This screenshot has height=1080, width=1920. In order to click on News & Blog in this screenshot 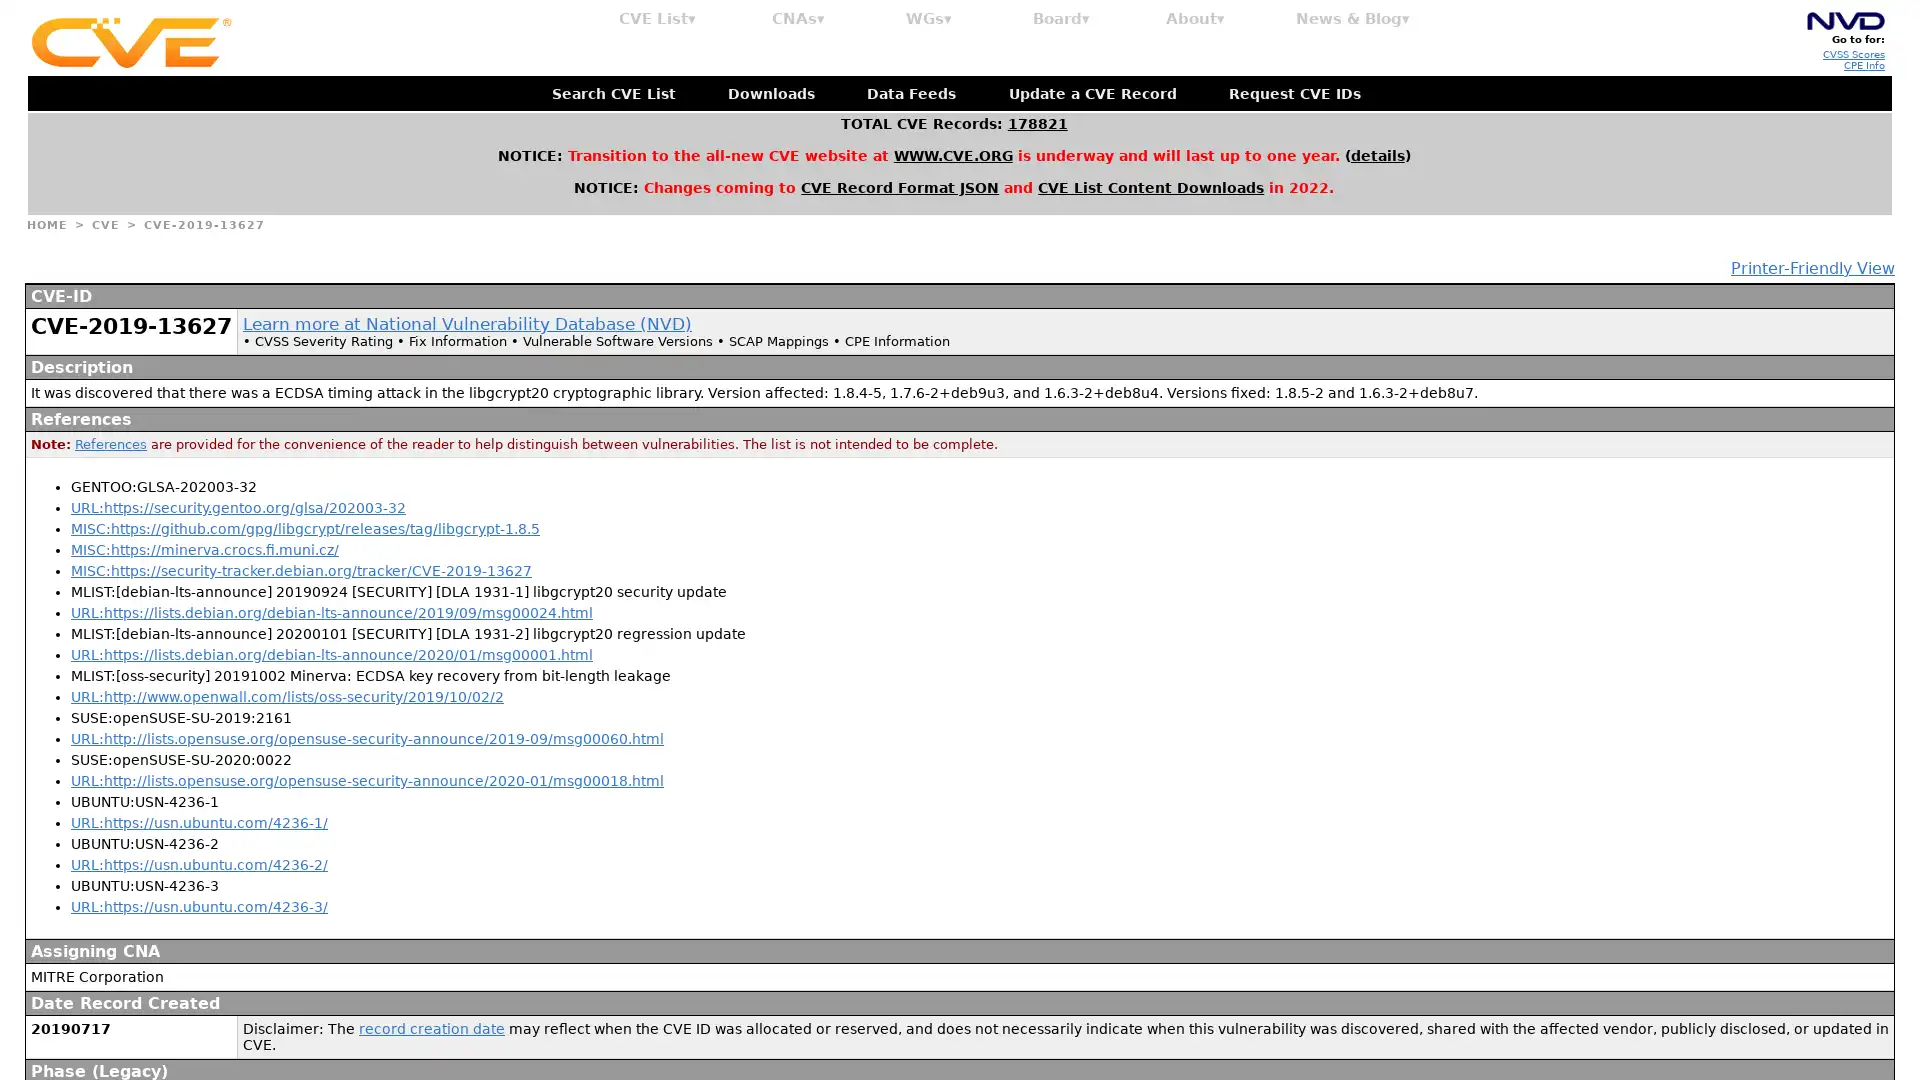, I will do `click(1353, 19)`.